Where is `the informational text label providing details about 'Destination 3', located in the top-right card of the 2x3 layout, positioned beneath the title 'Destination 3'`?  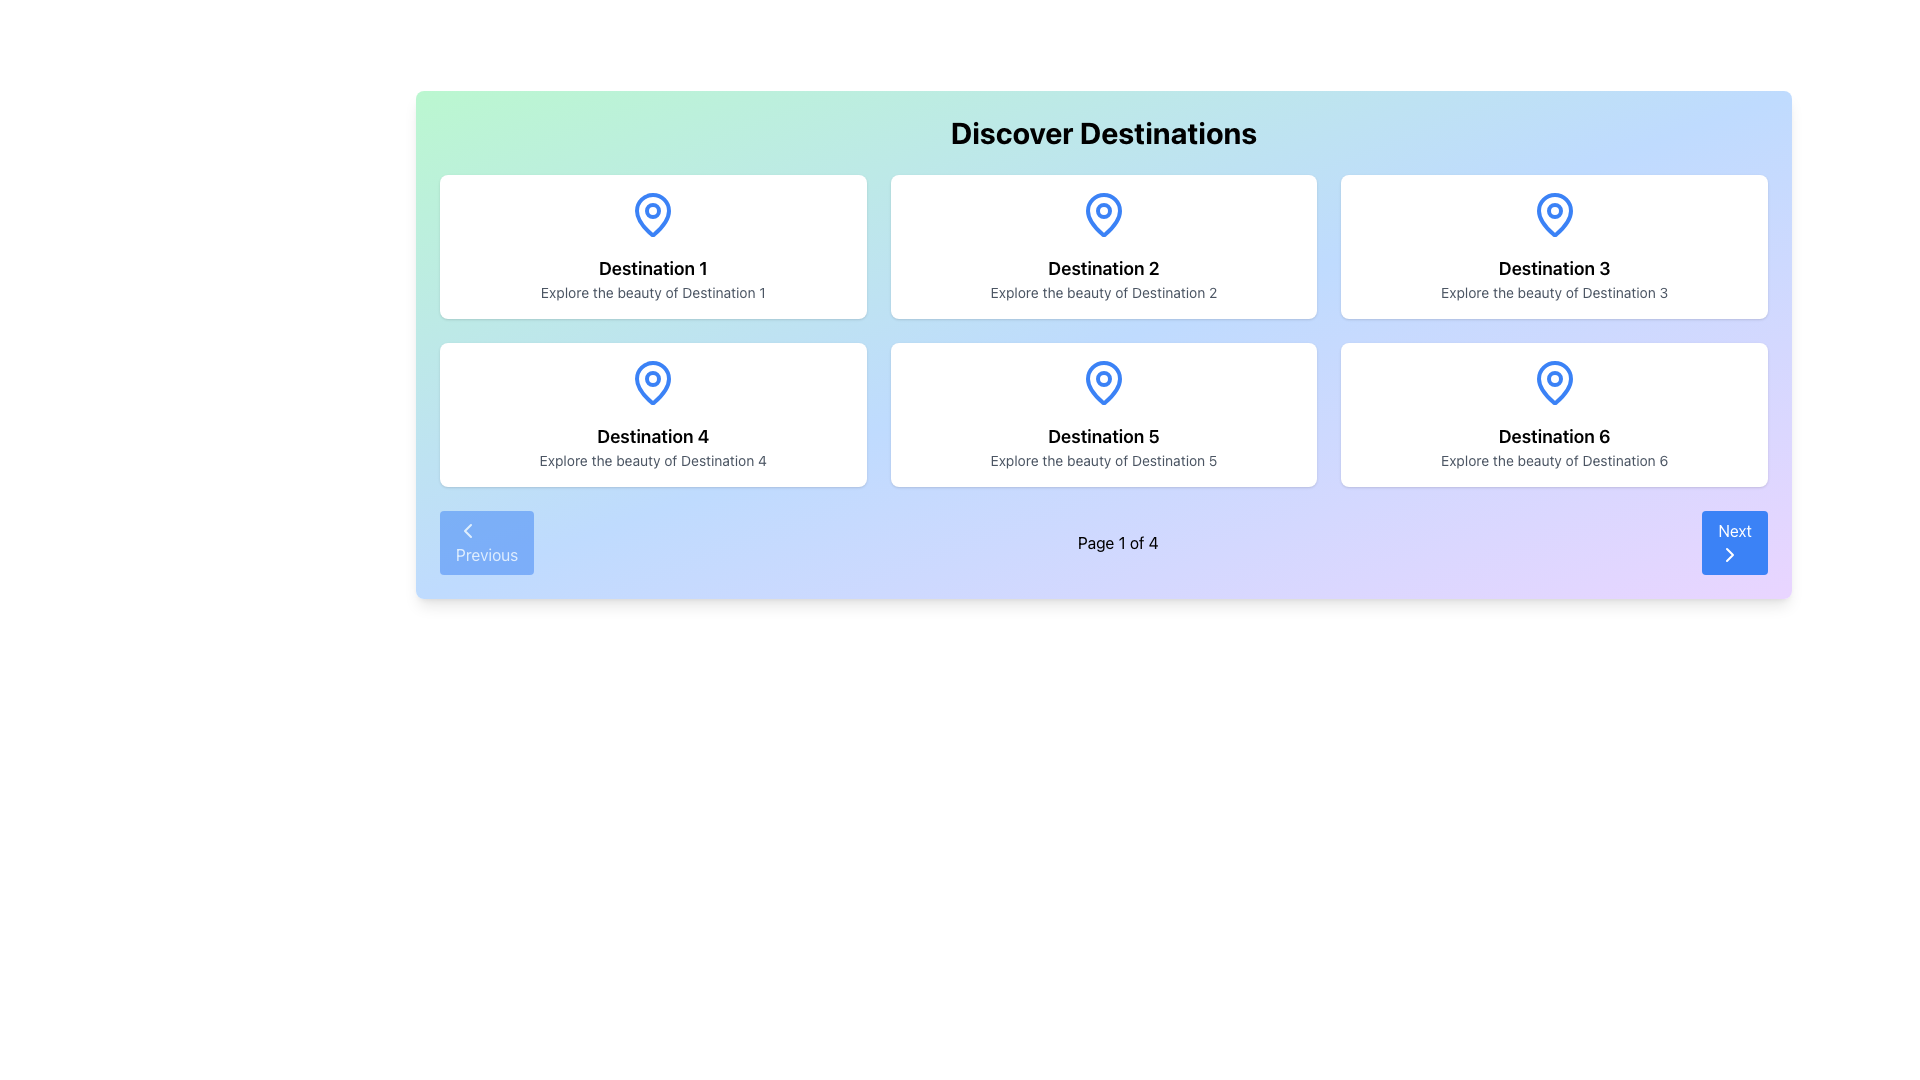
the informational text label providing details about 'Destination 3', located in the top-right card of the 2x3 layout, positioned beneath the title 'Destination 3' is located at coordinates (1553, 293).